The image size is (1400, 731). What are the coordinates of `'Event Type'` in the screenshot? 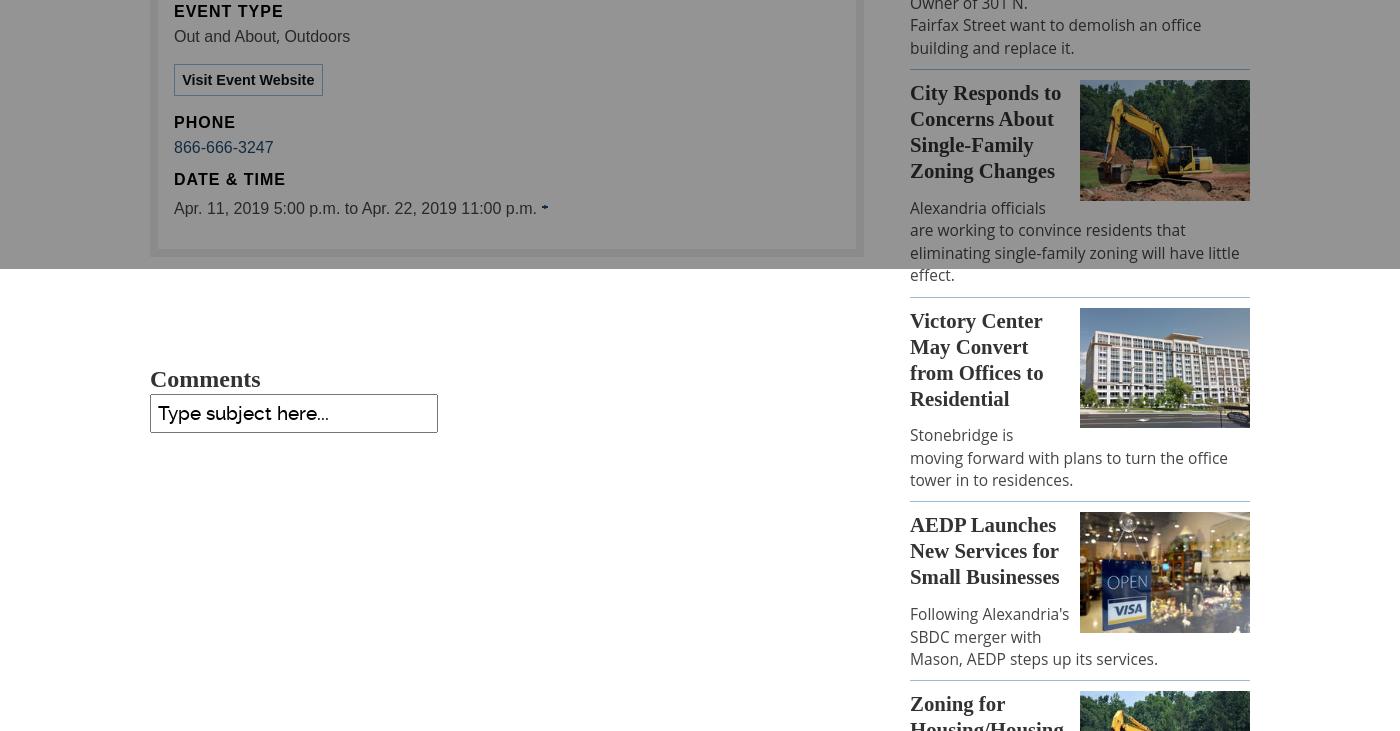 It's located at (174, 10).